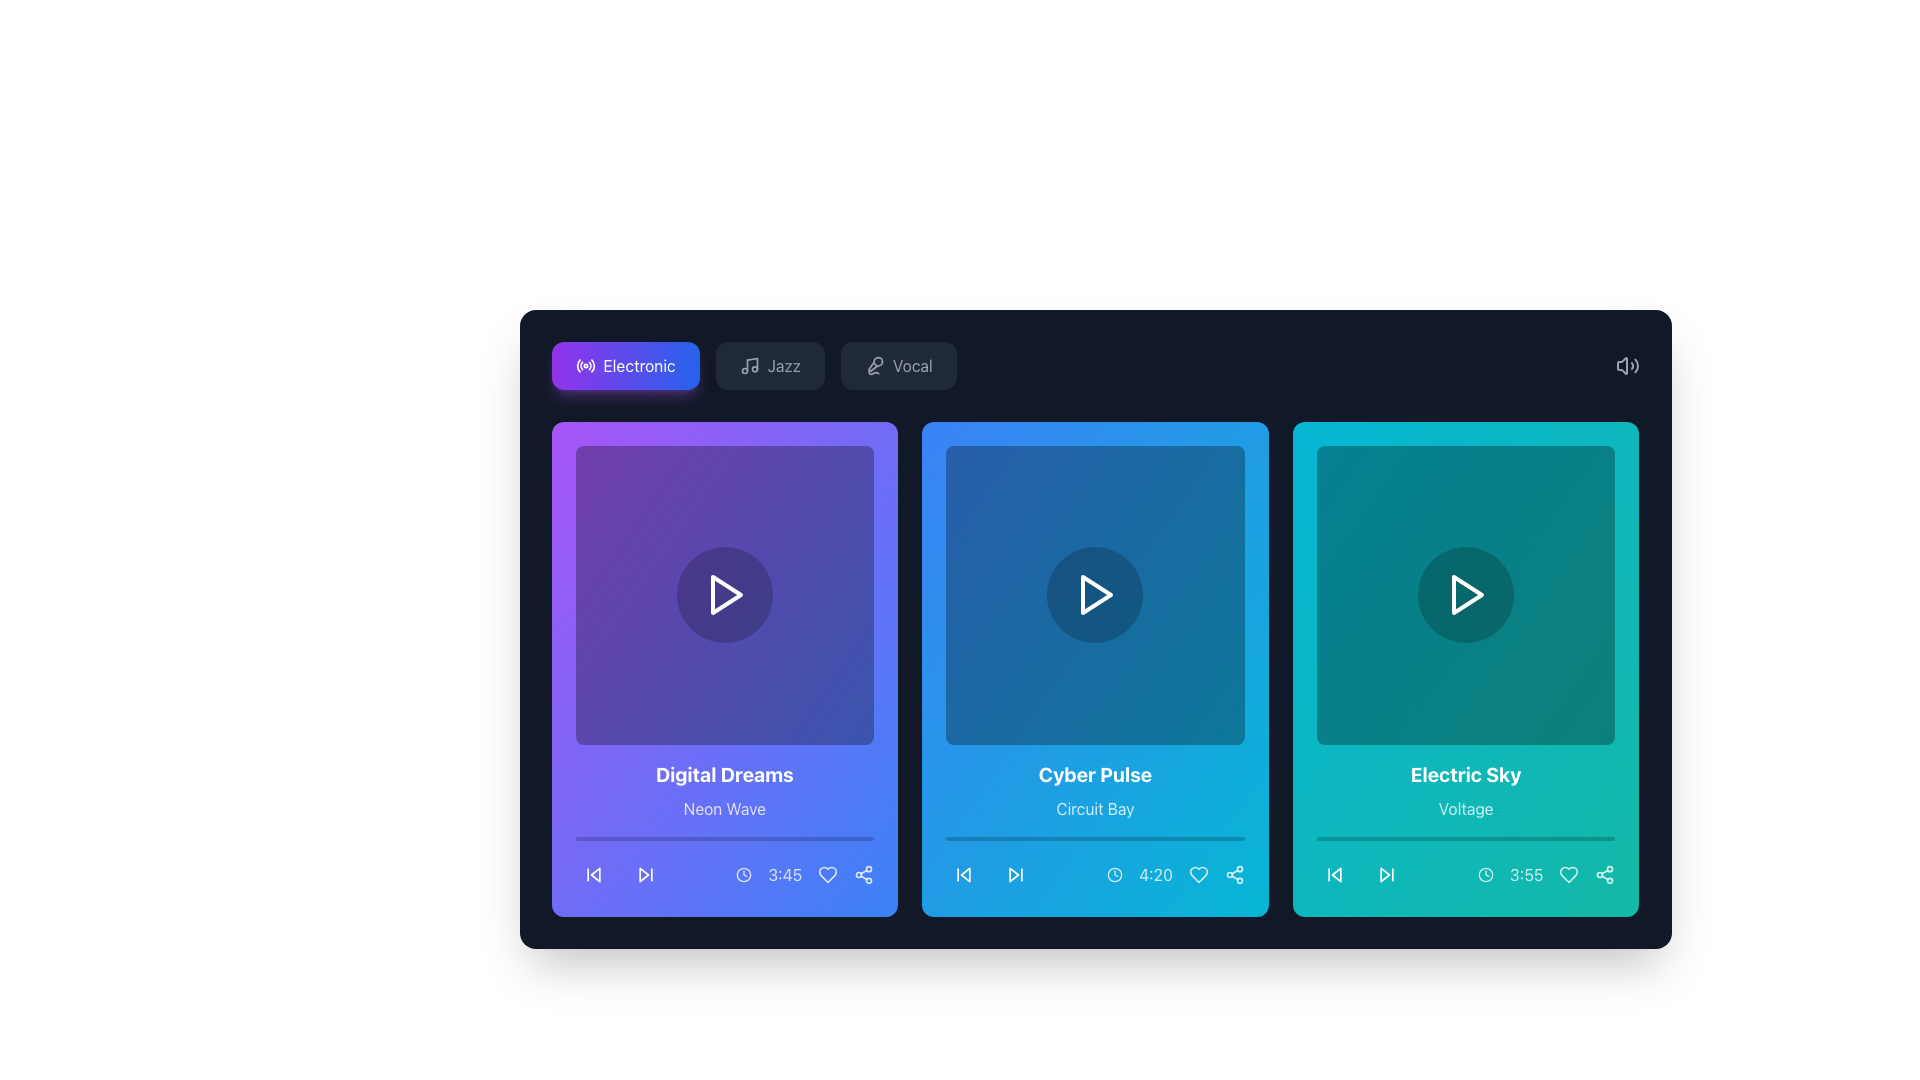 This screenshot has height=1080, width=1920. Describe the element at coordinates (873, 366) in the screenshot. I see `'Vocal' category icon in the SVG graphic for its properties, positioned near its center at the specified coordinates` at that location.